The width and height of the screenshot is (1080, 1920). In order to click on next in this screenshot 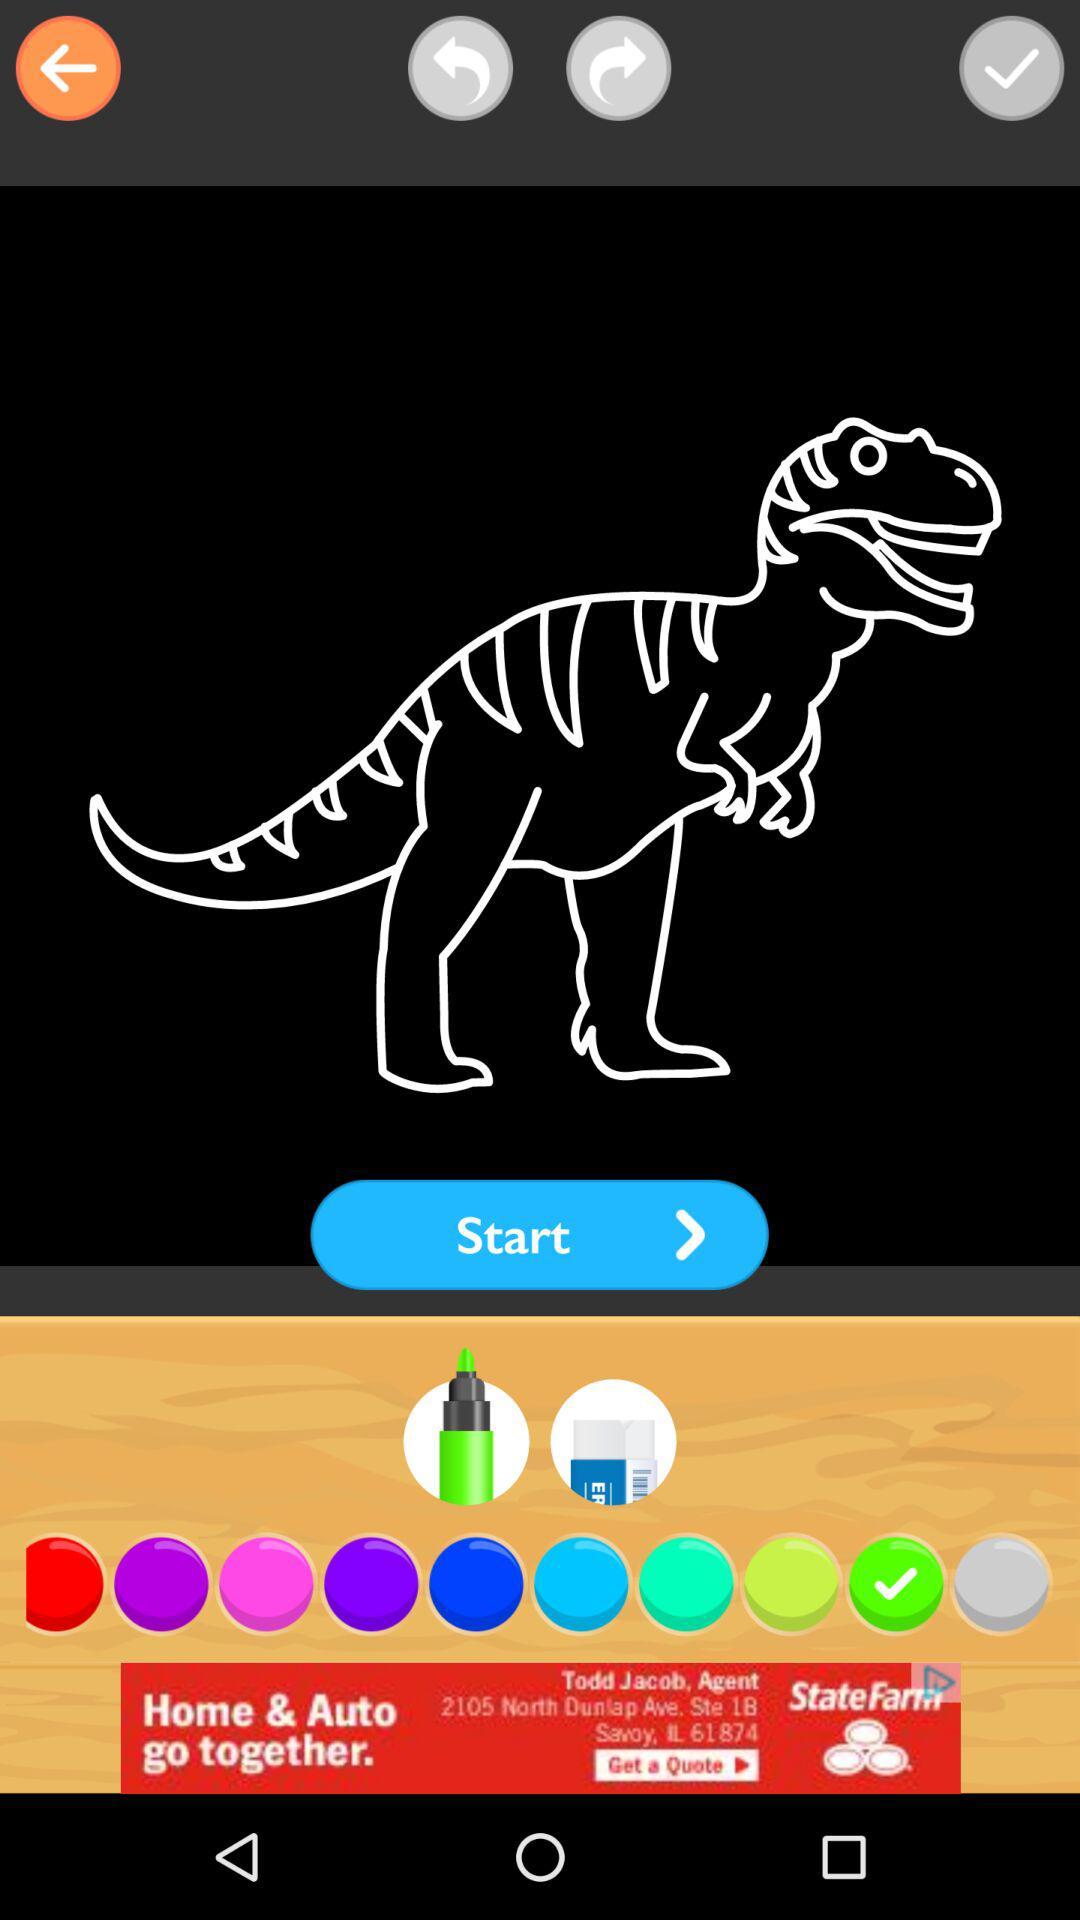, I will do `click(617, 68)`.